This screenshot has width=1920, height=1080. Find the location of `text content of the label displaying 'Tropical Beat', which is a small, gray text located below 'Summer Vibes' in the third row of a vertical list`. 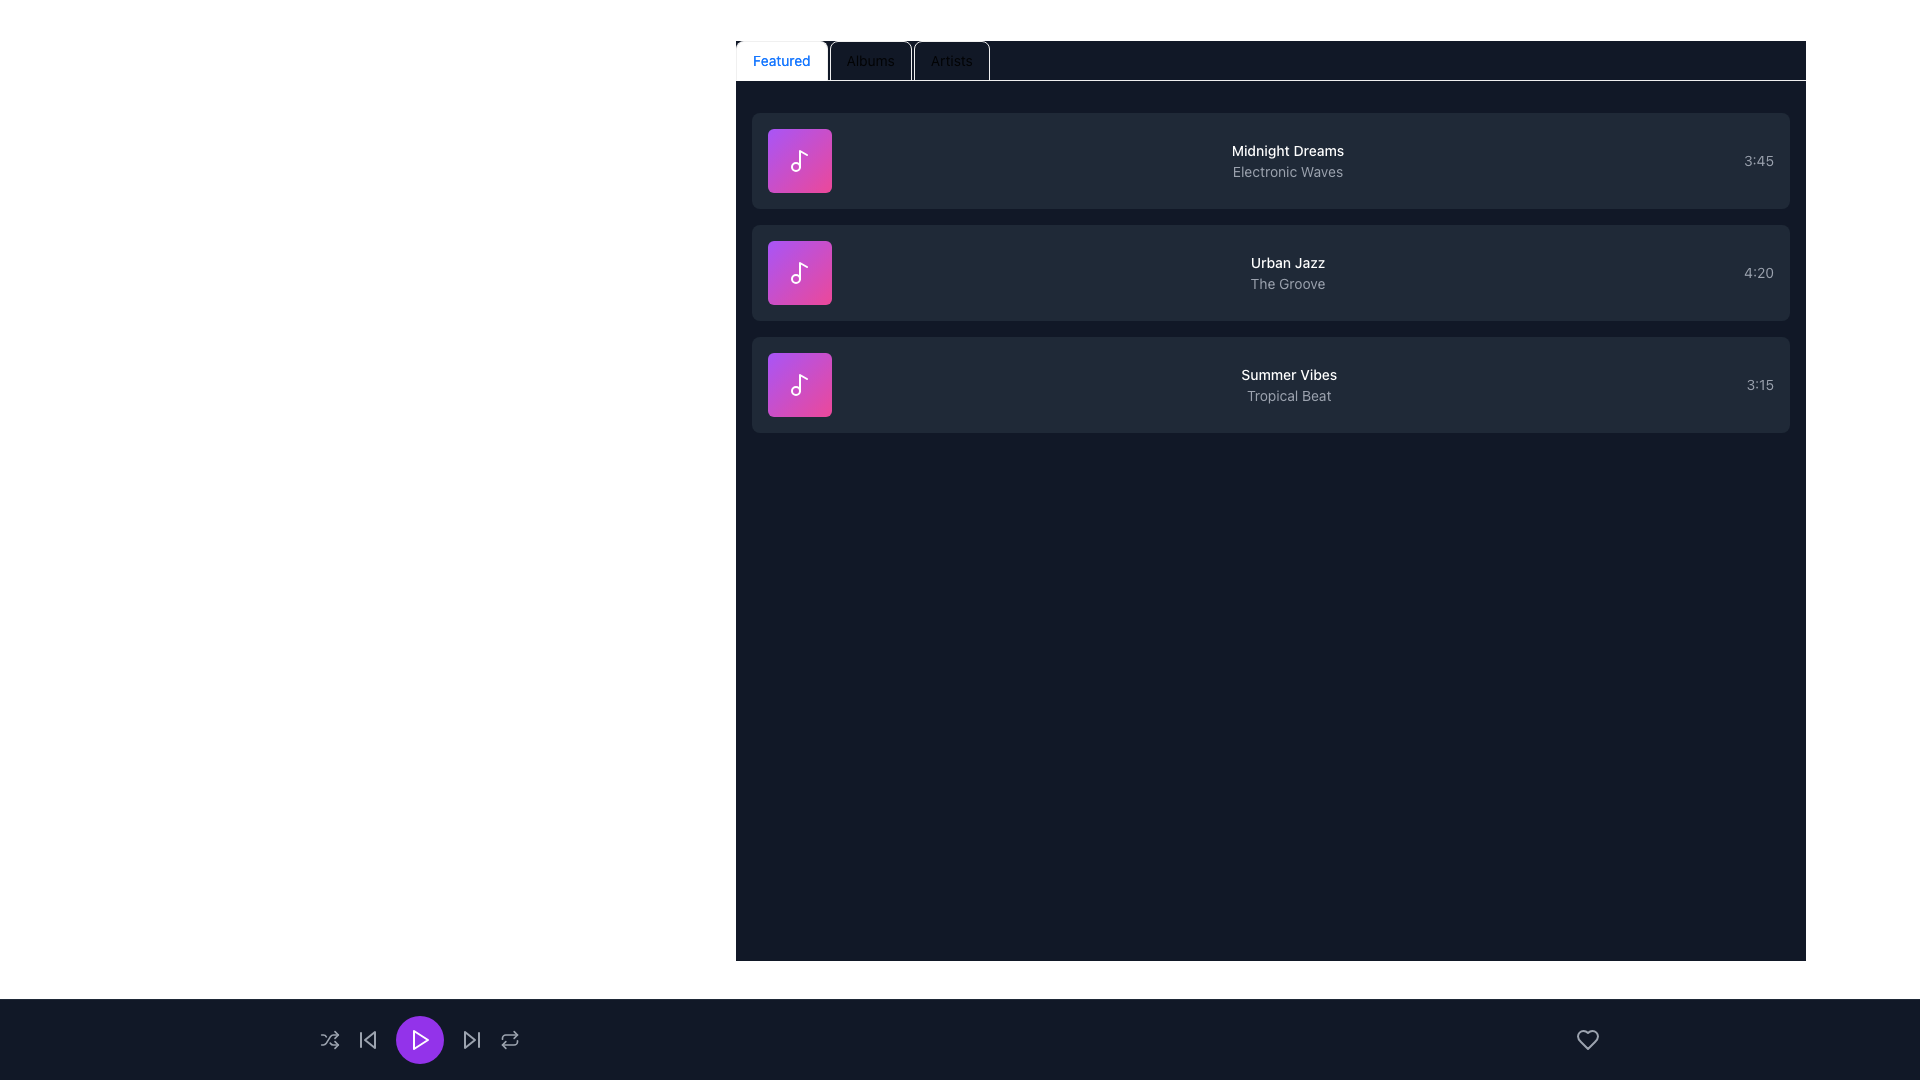

text content of the label displaying 'Tropical Beat', which is a small, gray text located below 'Summer Vibes' in the third row of a vertical list is located at coordinates (1289, 396).